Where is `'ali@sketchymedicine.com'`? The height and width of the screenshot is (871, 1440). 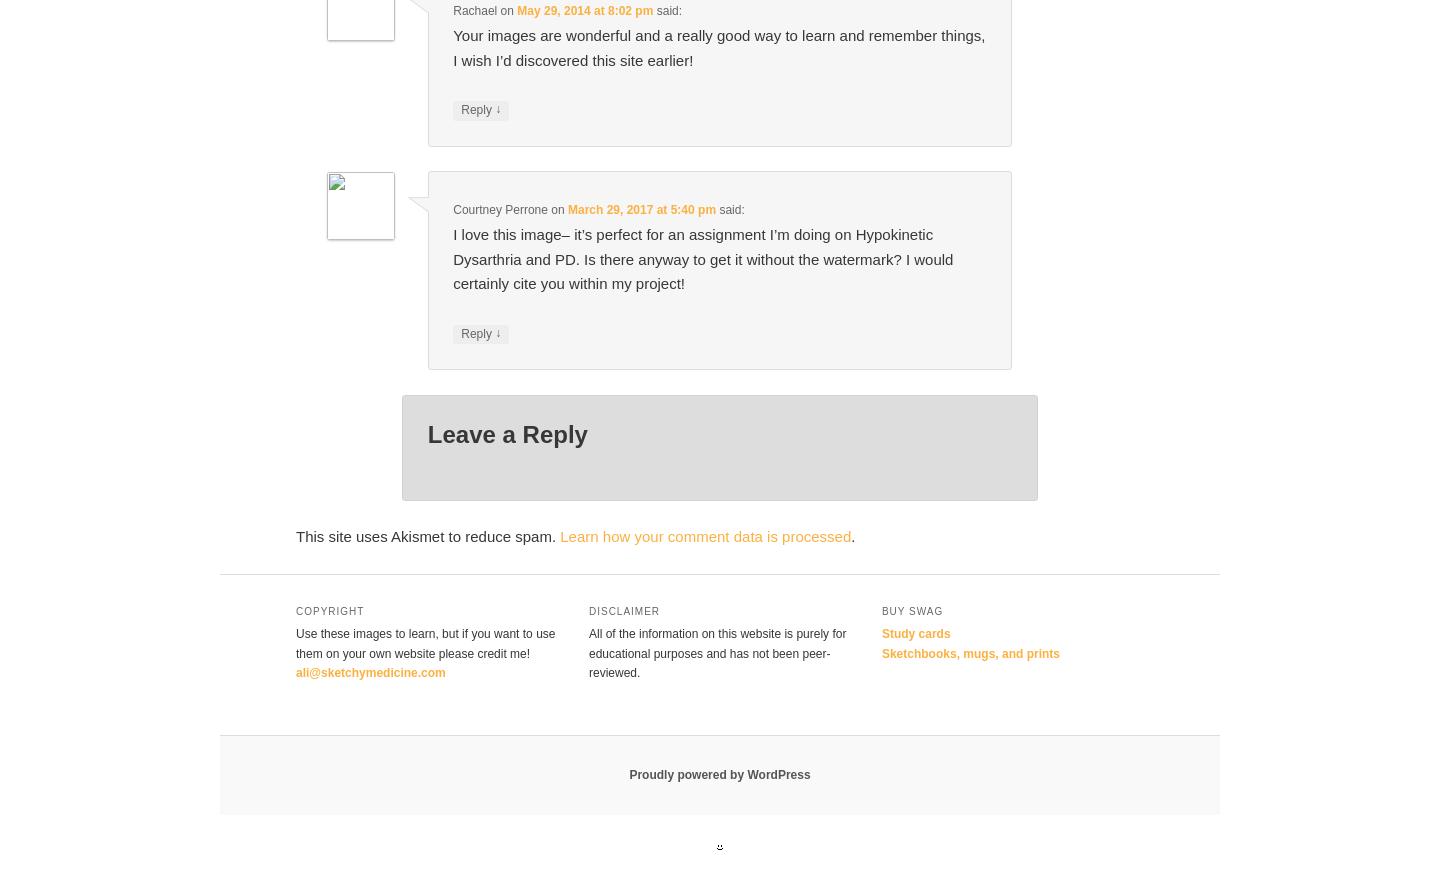 'ali@sketchymedicine.com' is located at coordinates (369, 672).